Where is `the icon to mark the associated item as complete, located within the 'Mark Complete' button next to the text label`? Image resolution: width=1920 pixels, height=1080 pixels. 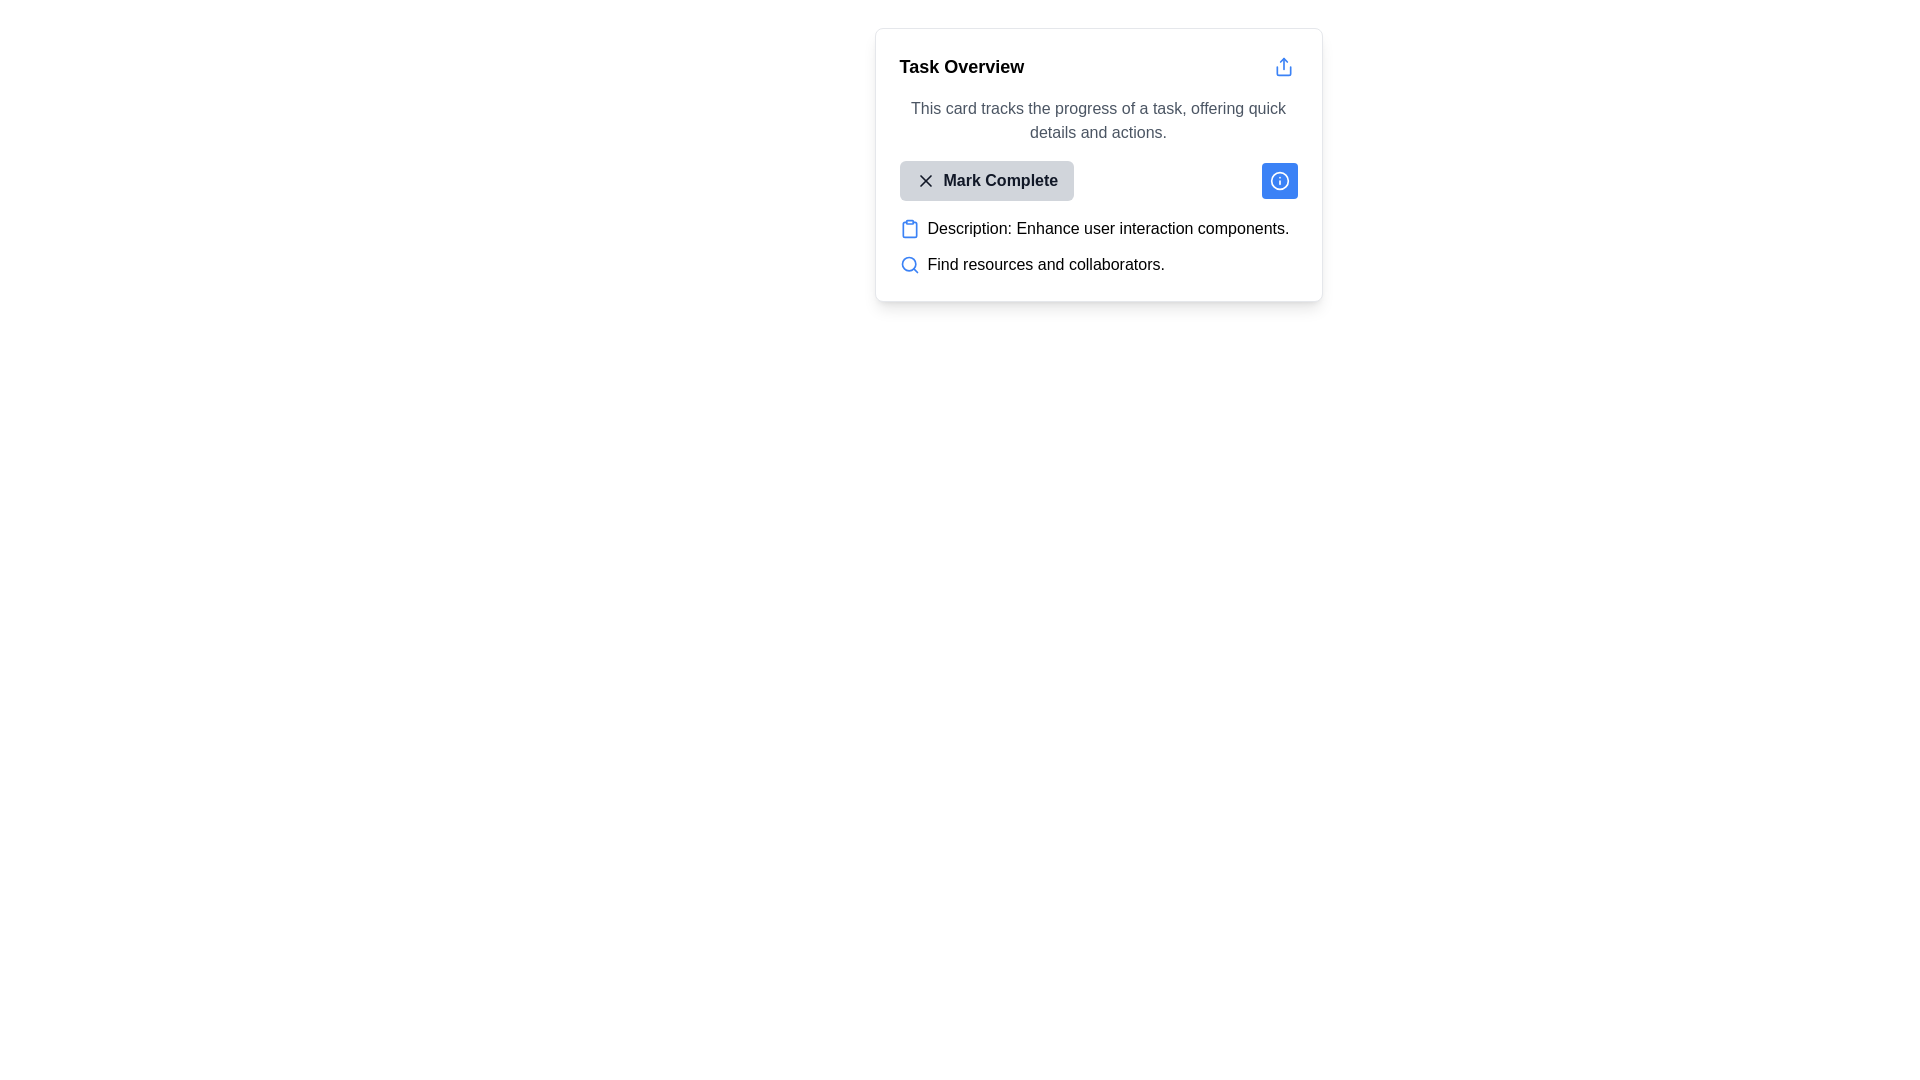 the icon to mark the associated item as complete, located within the 'Mark Complete' button next to the text label is located at coordinates (924, 181).